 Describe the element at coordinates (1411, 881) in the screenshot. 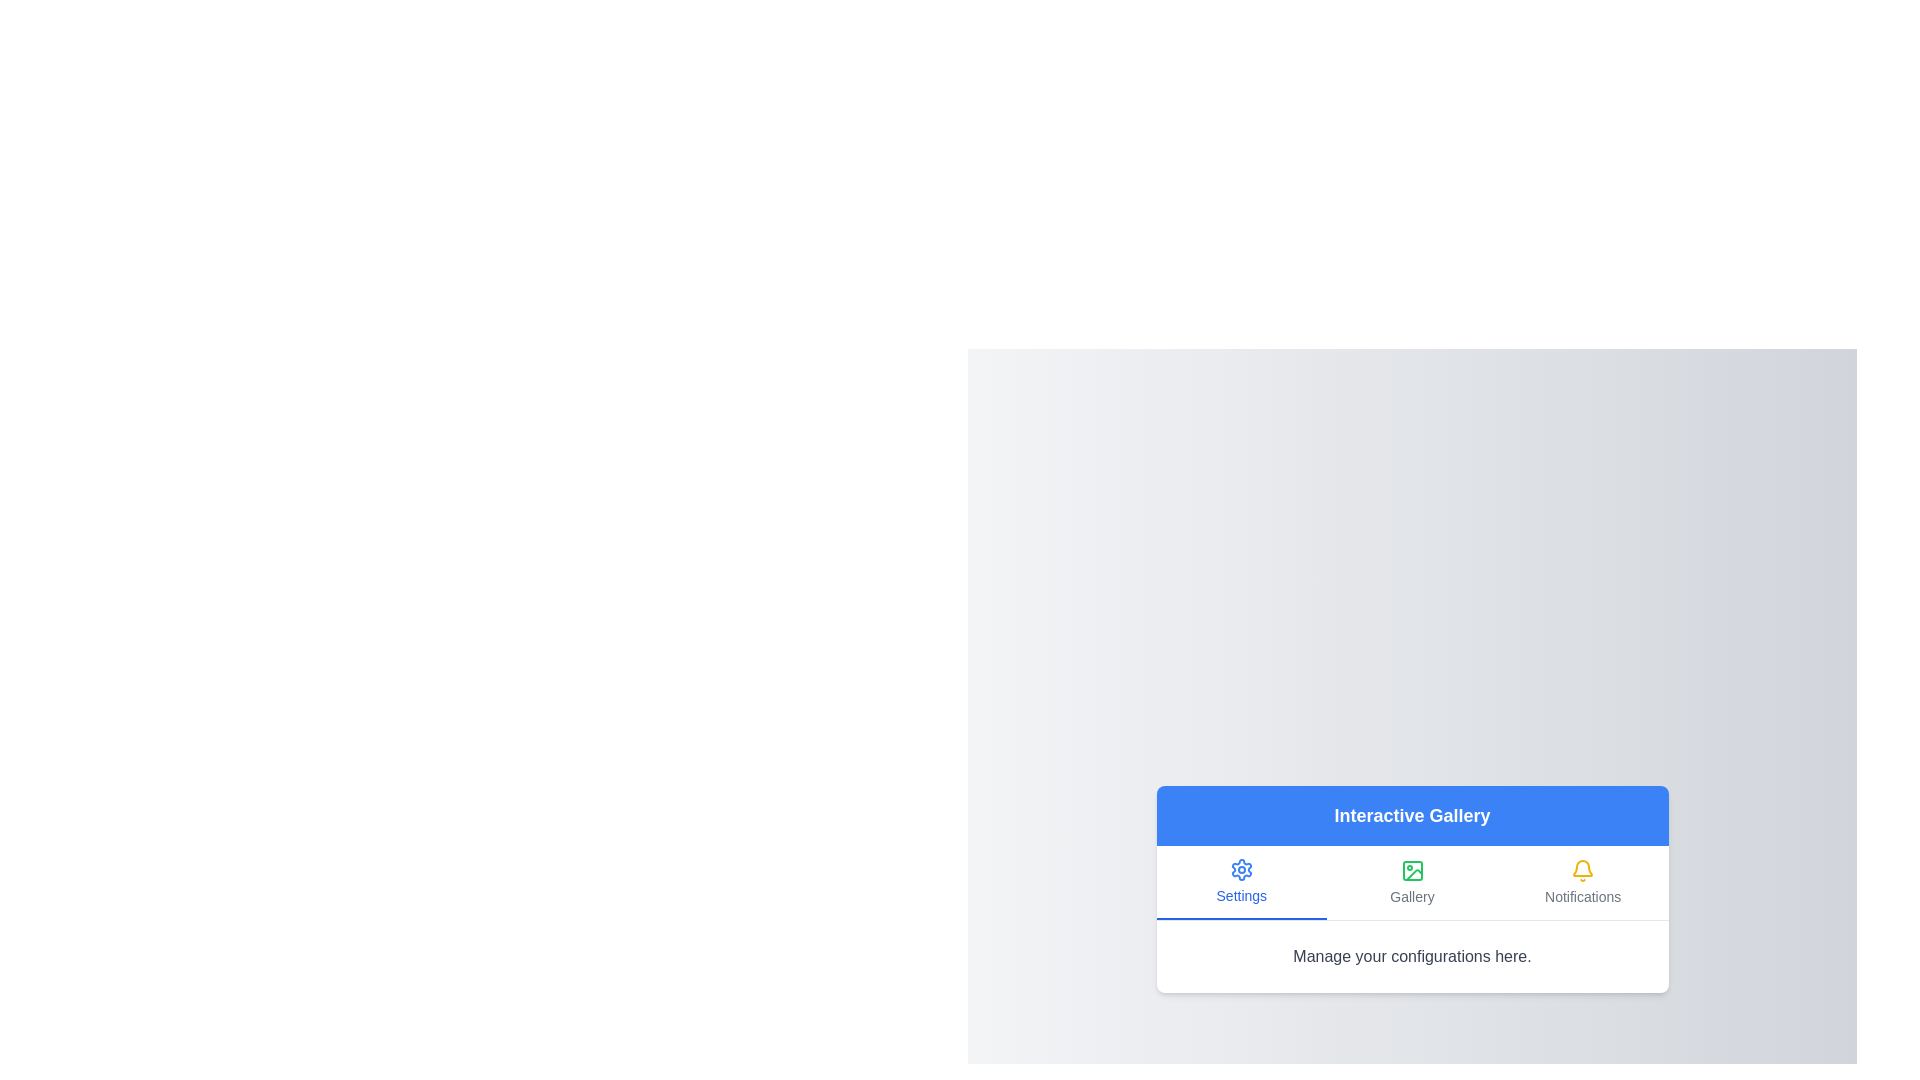

I see `the tab labeled Gallery` at that location.